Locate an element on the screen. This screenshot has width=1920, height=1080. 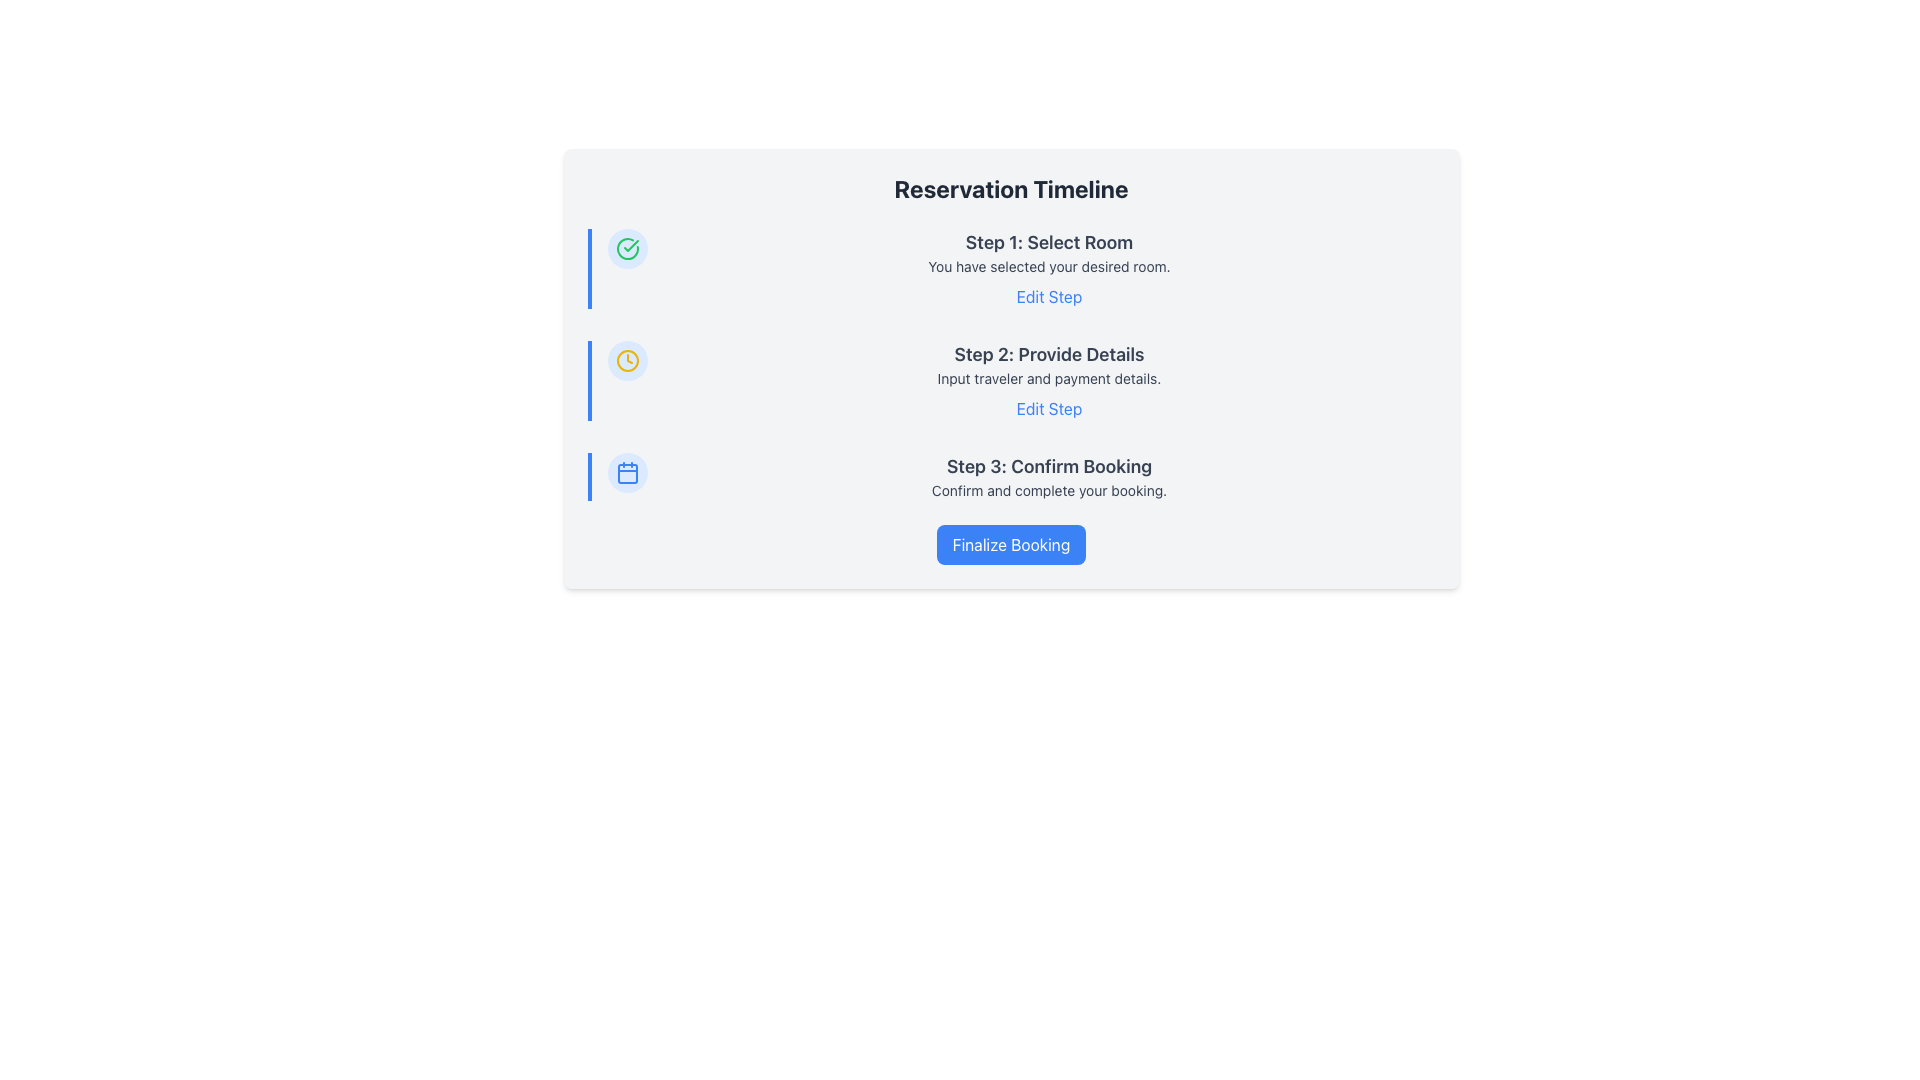
the Text Label that indicates the current step in the process, which is positioned above the text 'Confirm and complete your booking.' is located at coordinates (1048, 466).